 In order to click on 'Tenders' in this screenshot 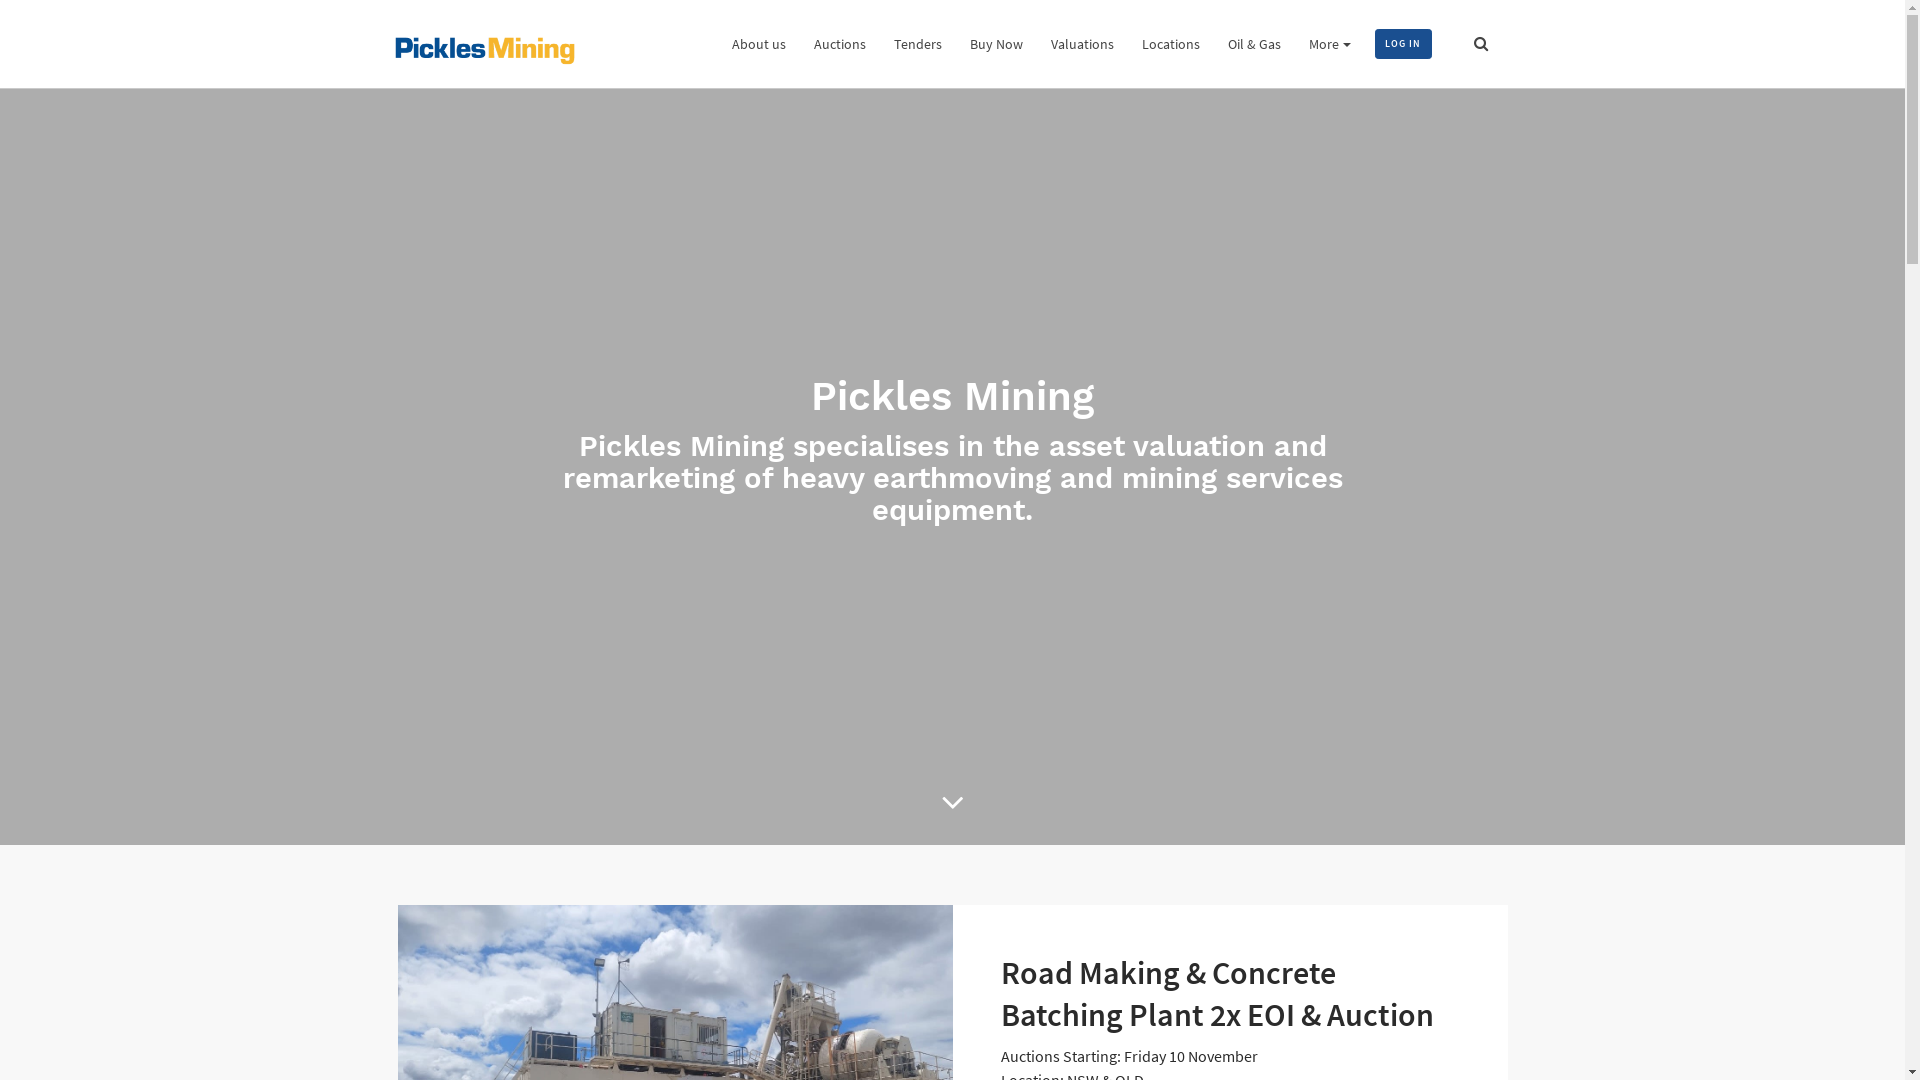, I will do `click(916, 42)`.